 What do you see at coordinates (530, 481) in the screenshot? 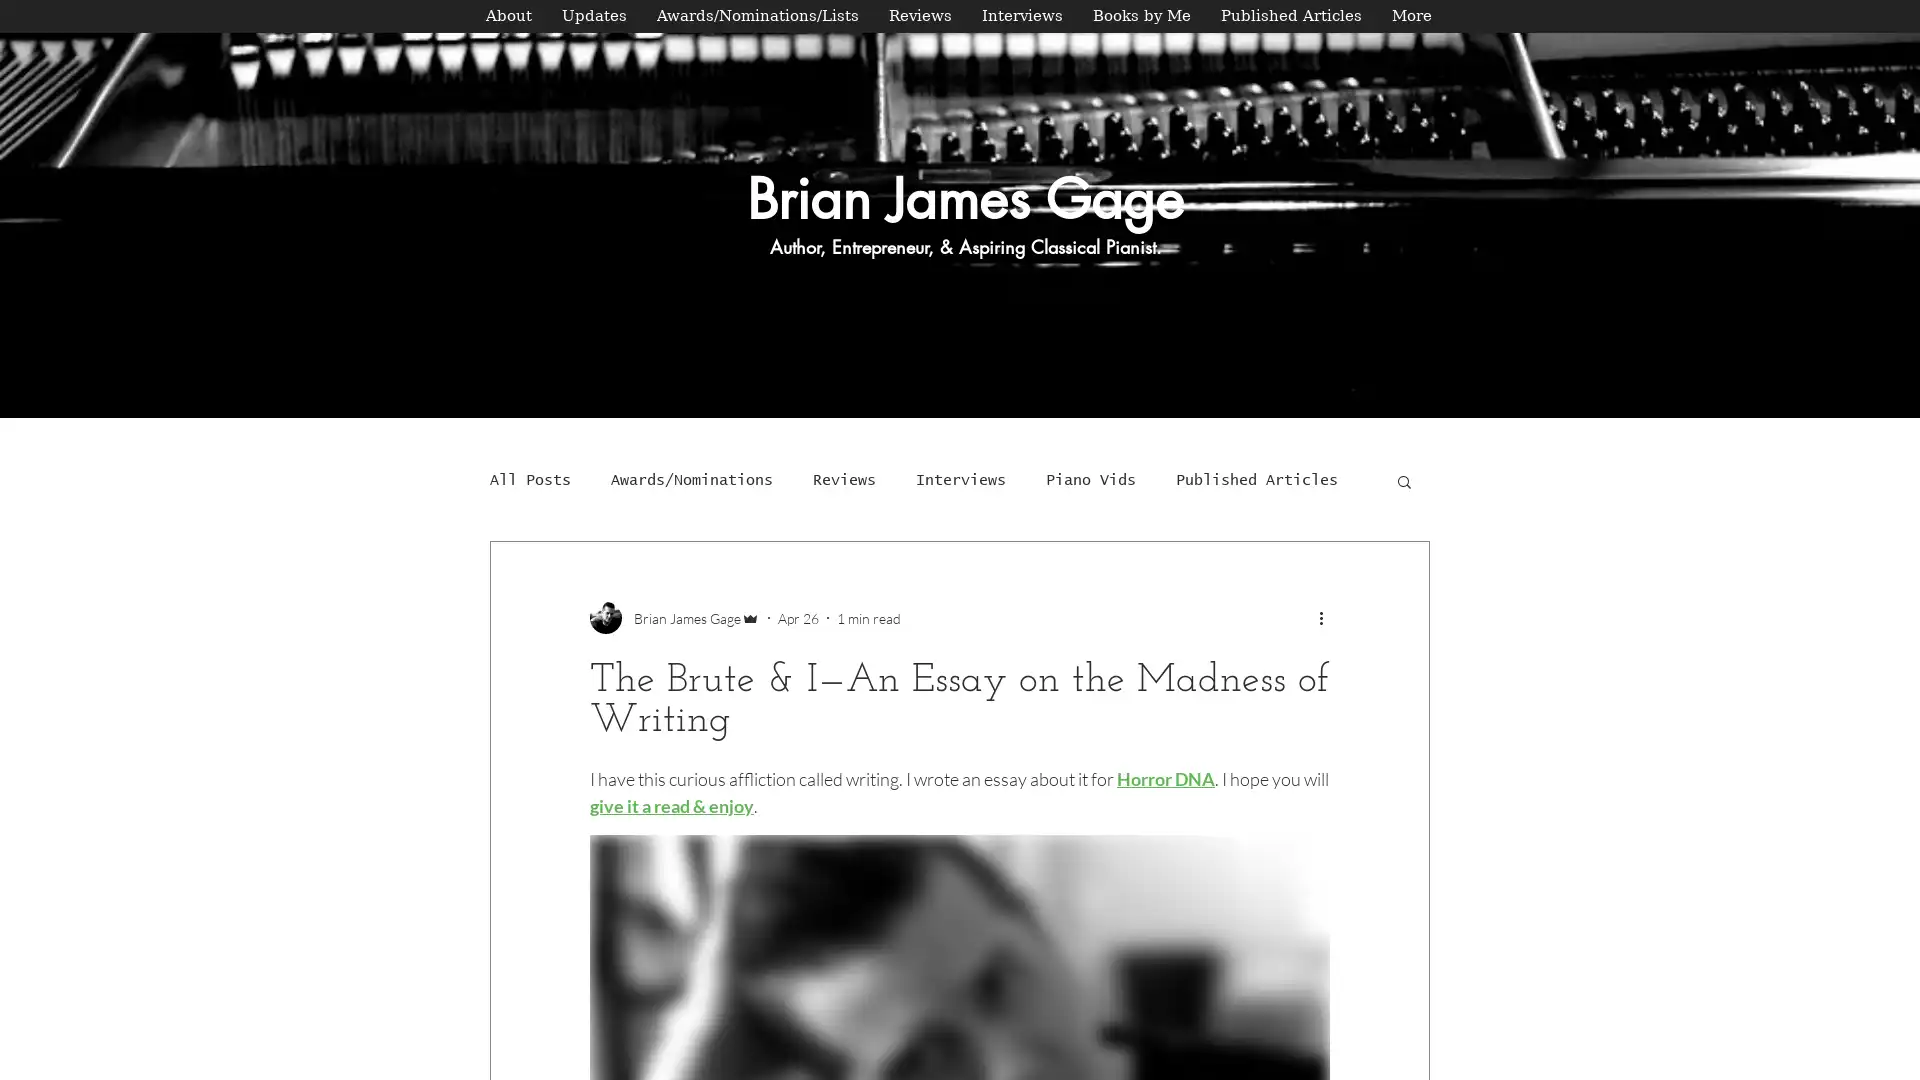
I see `All Posts` at bounding box center [530, 481].